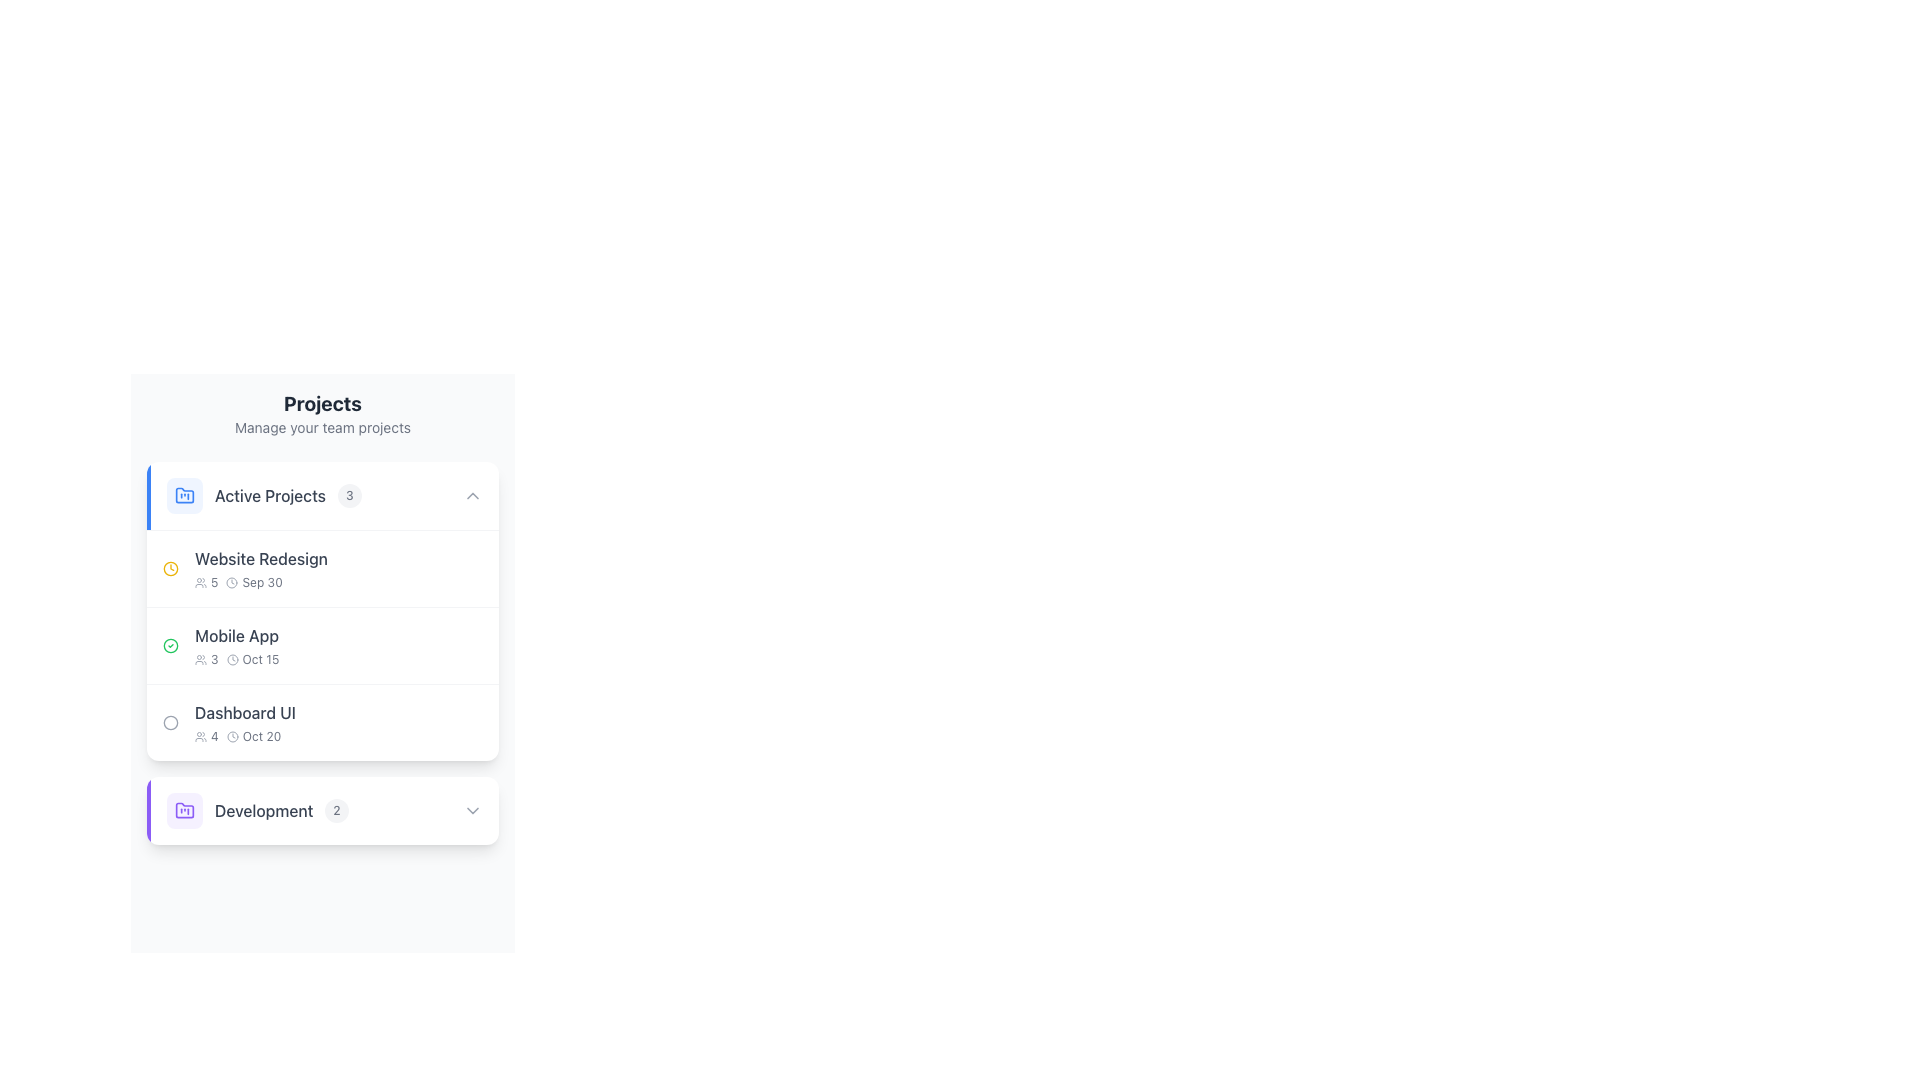  What do you see at coordinates (260, 582) in the screenshot?
I see `date 'Sep 30' and the number of items '5' from the Text and Icon Combination located below the 'Website Redesign' title` at bounding box center [260, 582].